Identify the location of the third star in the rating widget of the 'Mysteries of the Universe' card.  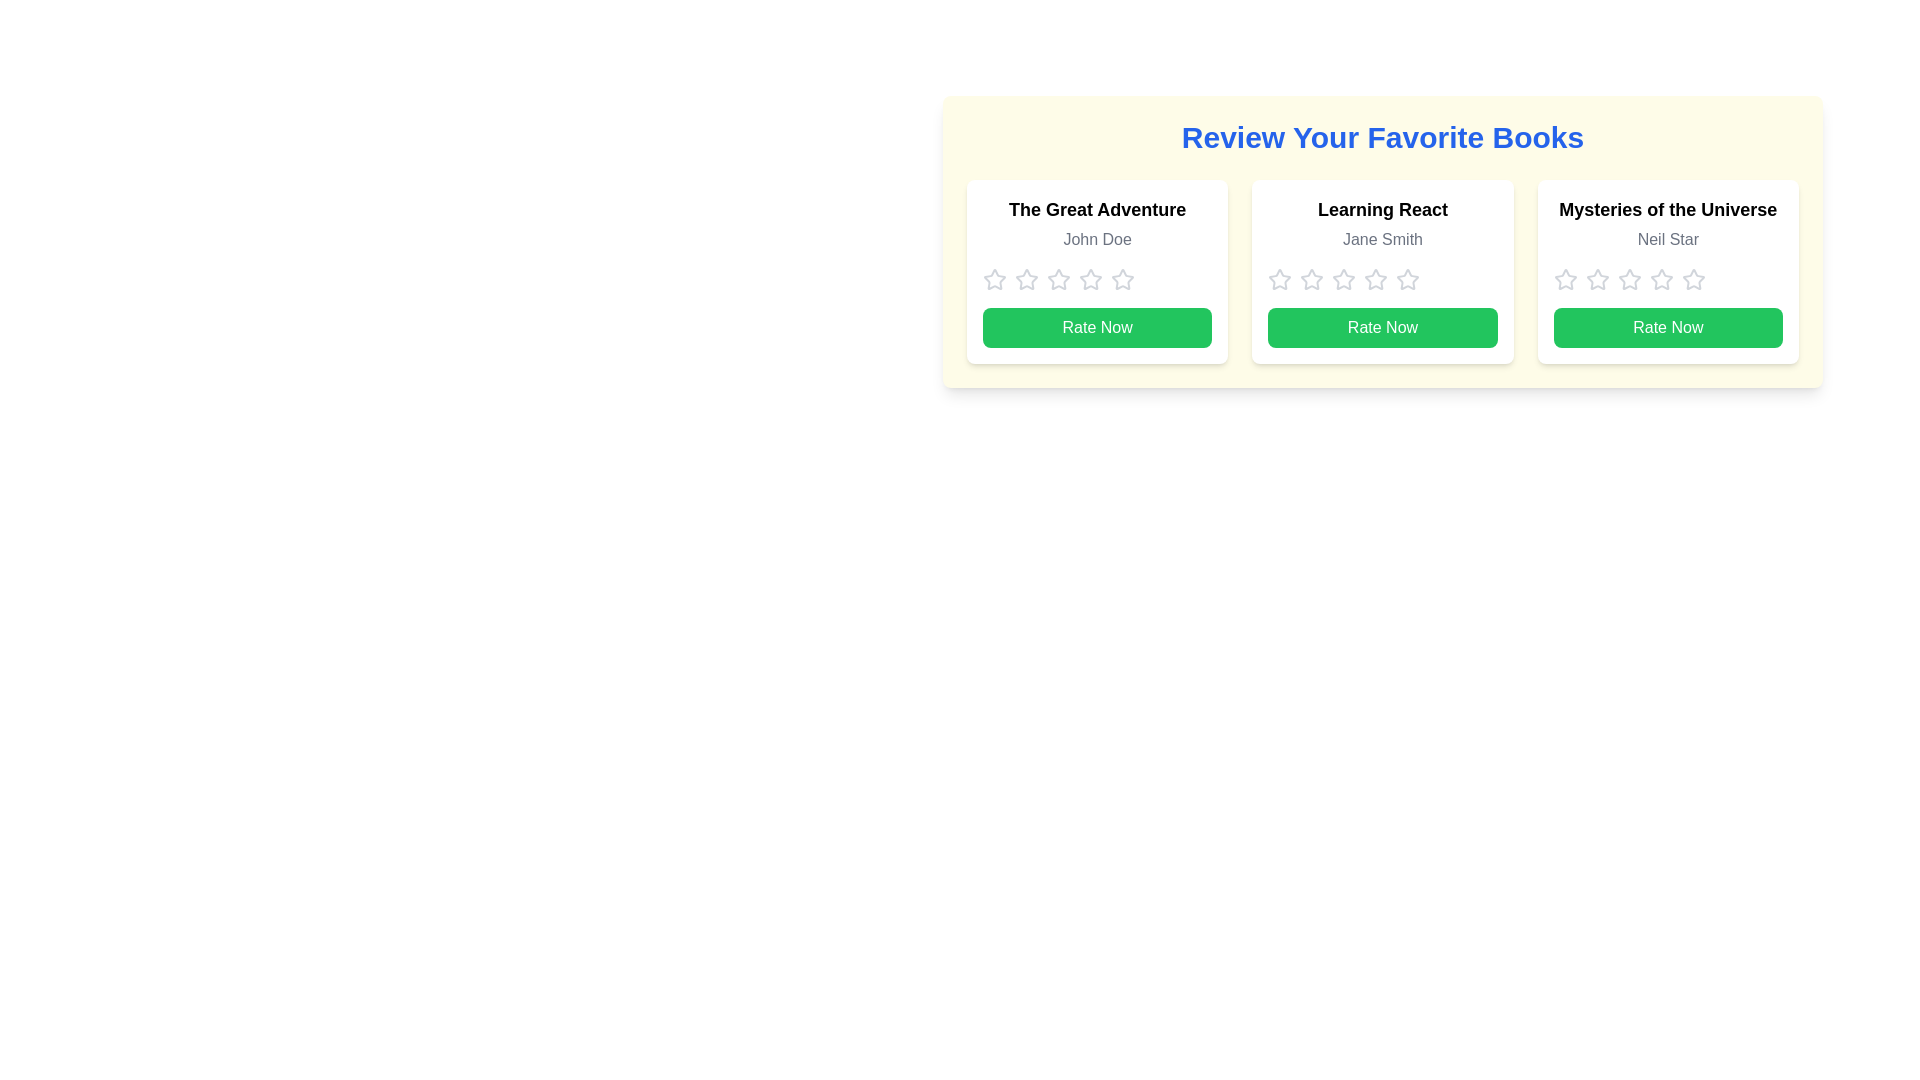
(1661, 279).